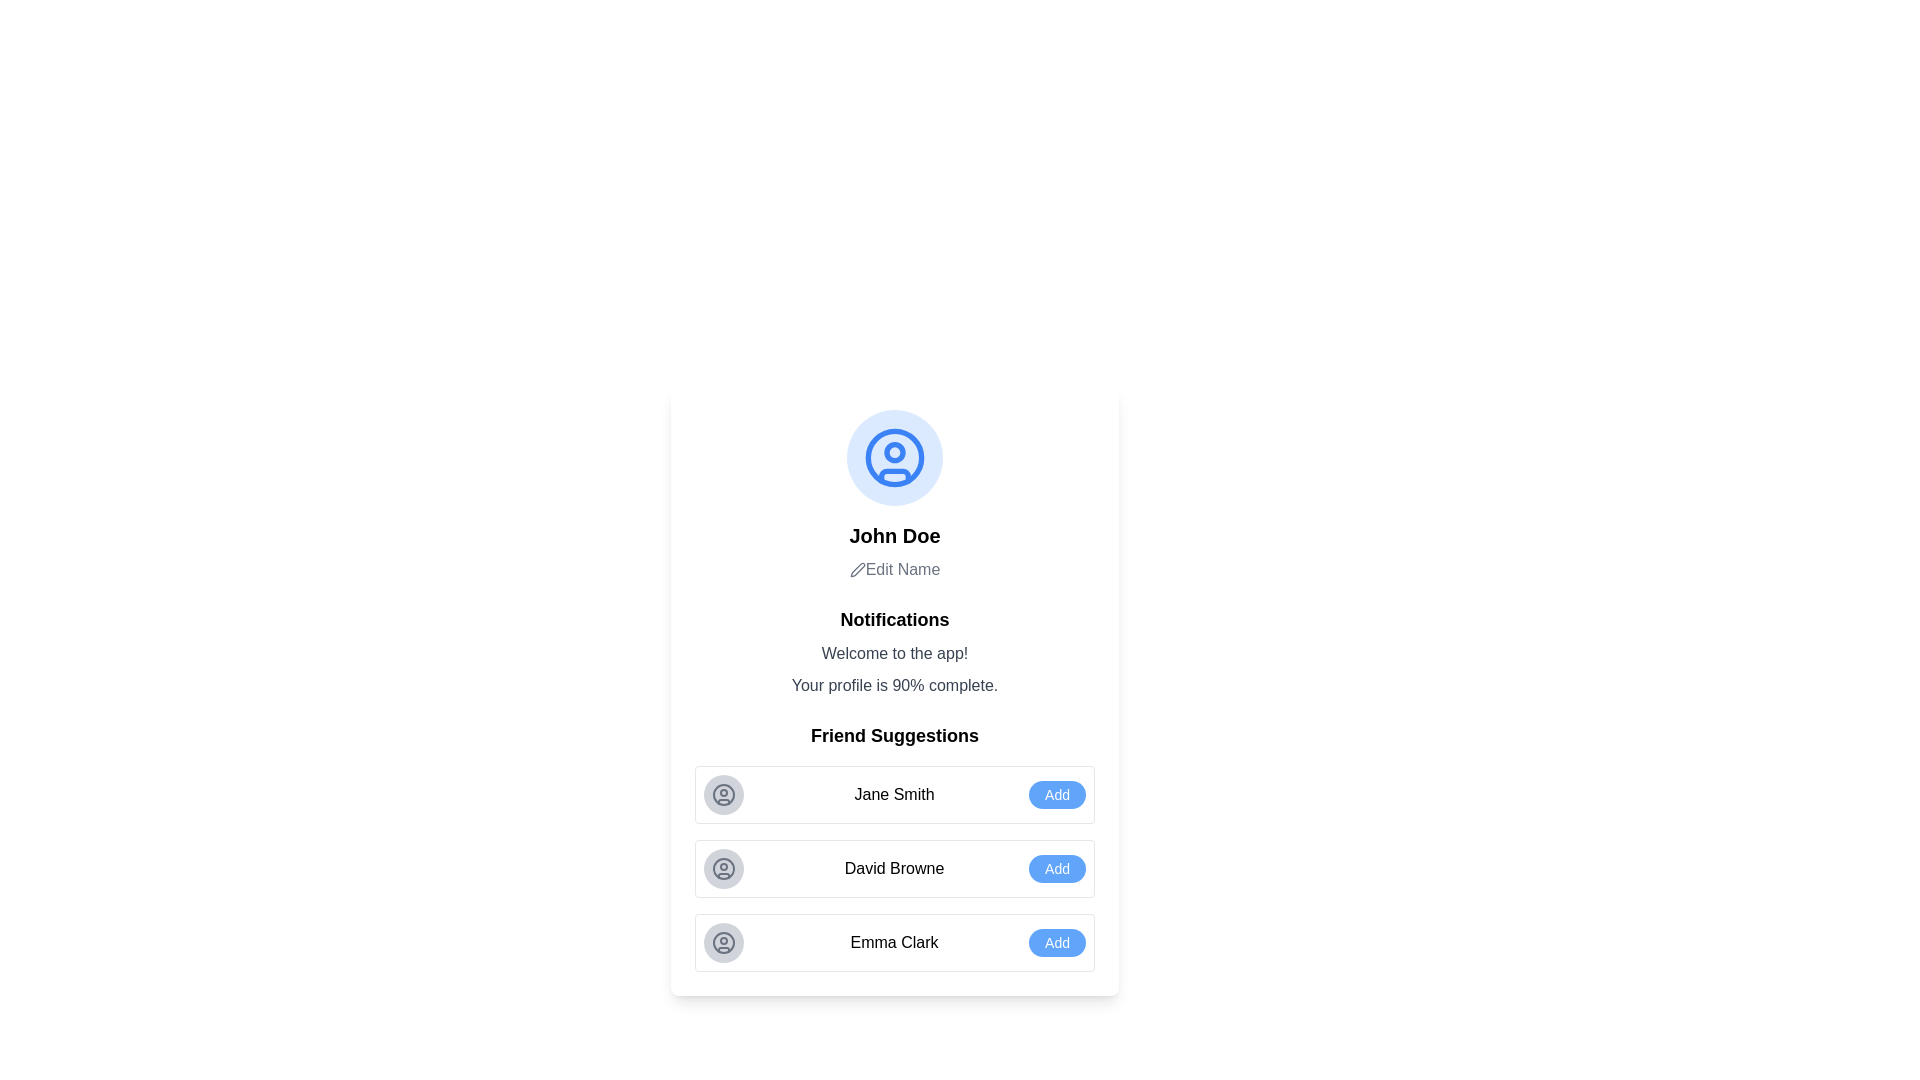  What do you see at coordinates (723, 793) in the screenshot?
I see `the circular user profile avatar icon with a gray outline and a central user silhouette, located to the left of 'Jane Smith' and the blue 'Add' button` at bounding box center [723, 793].